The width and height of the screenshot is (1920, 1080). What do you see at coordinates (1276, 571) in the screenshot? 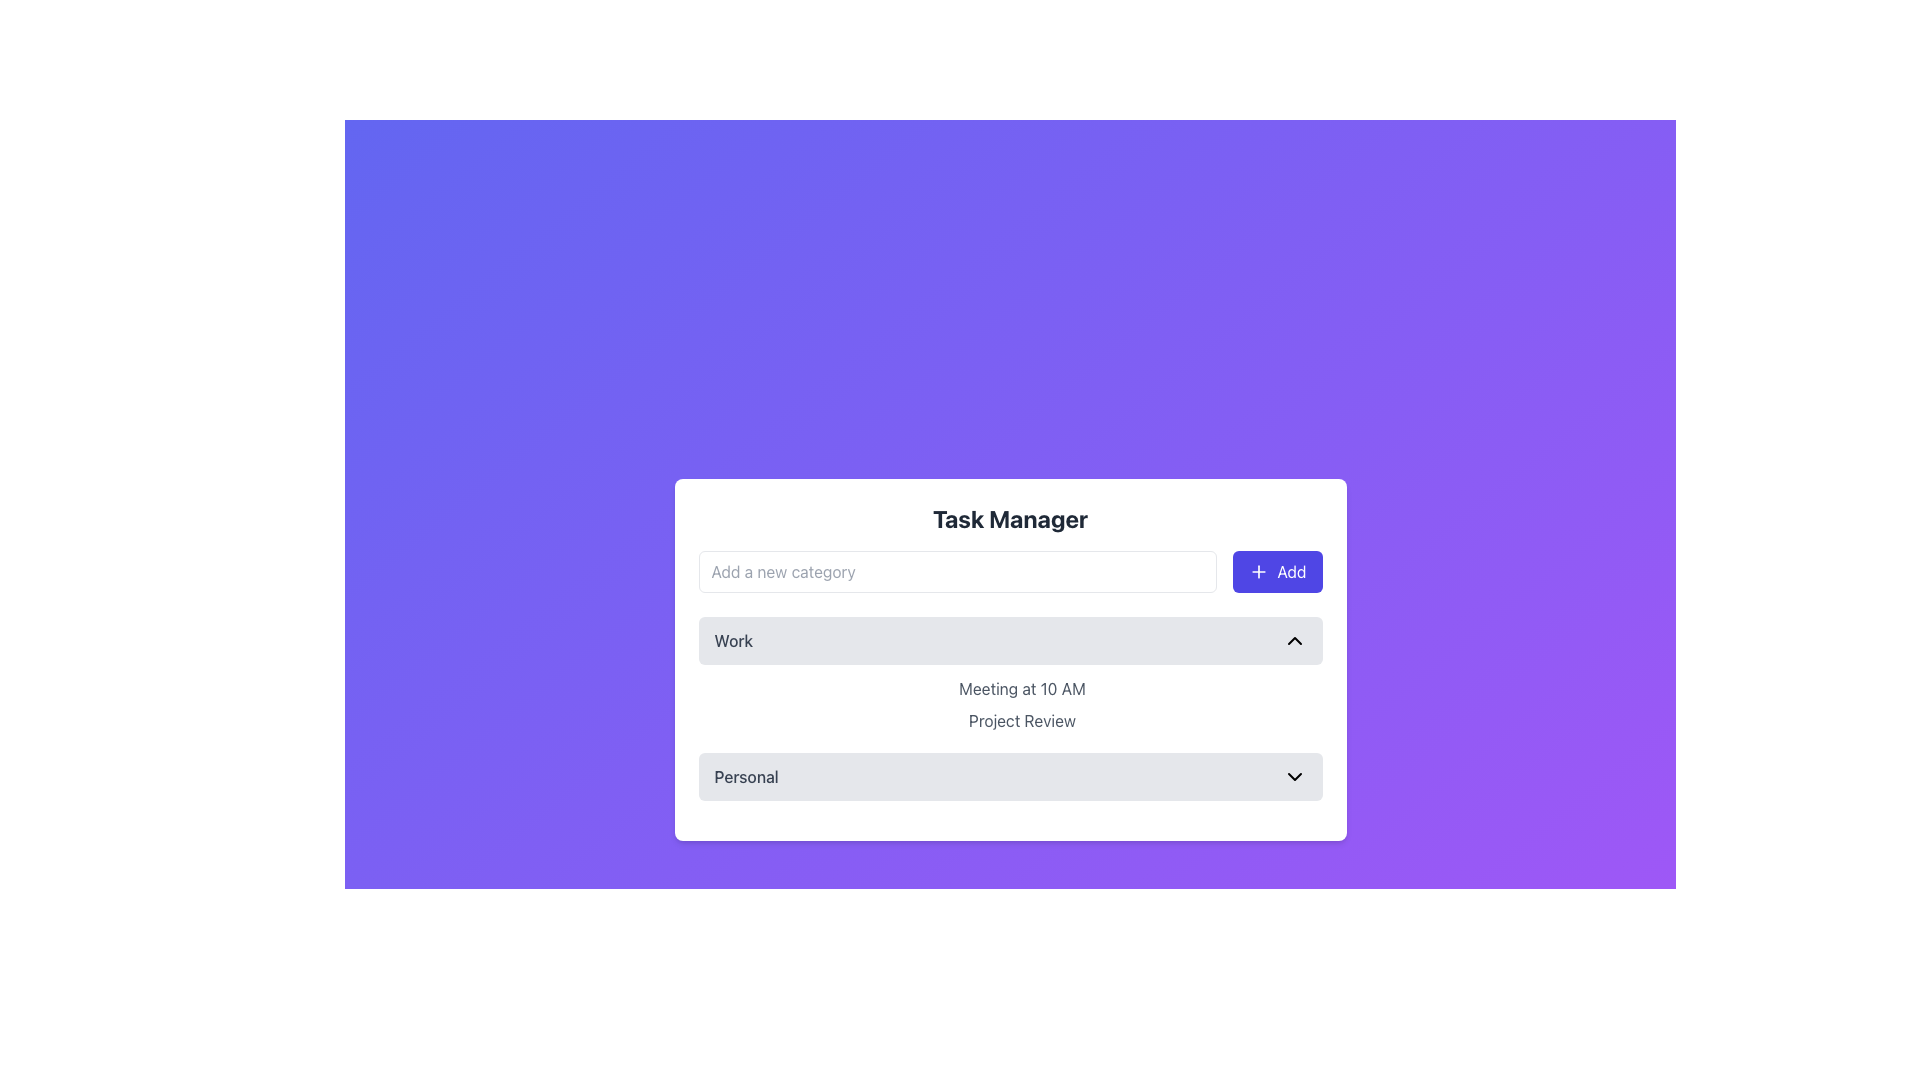
I see `the button with a blue background and white text that reads 'Add', located next to the text input field labeled 'Add a new category'` at bounding box center [1276, 571].